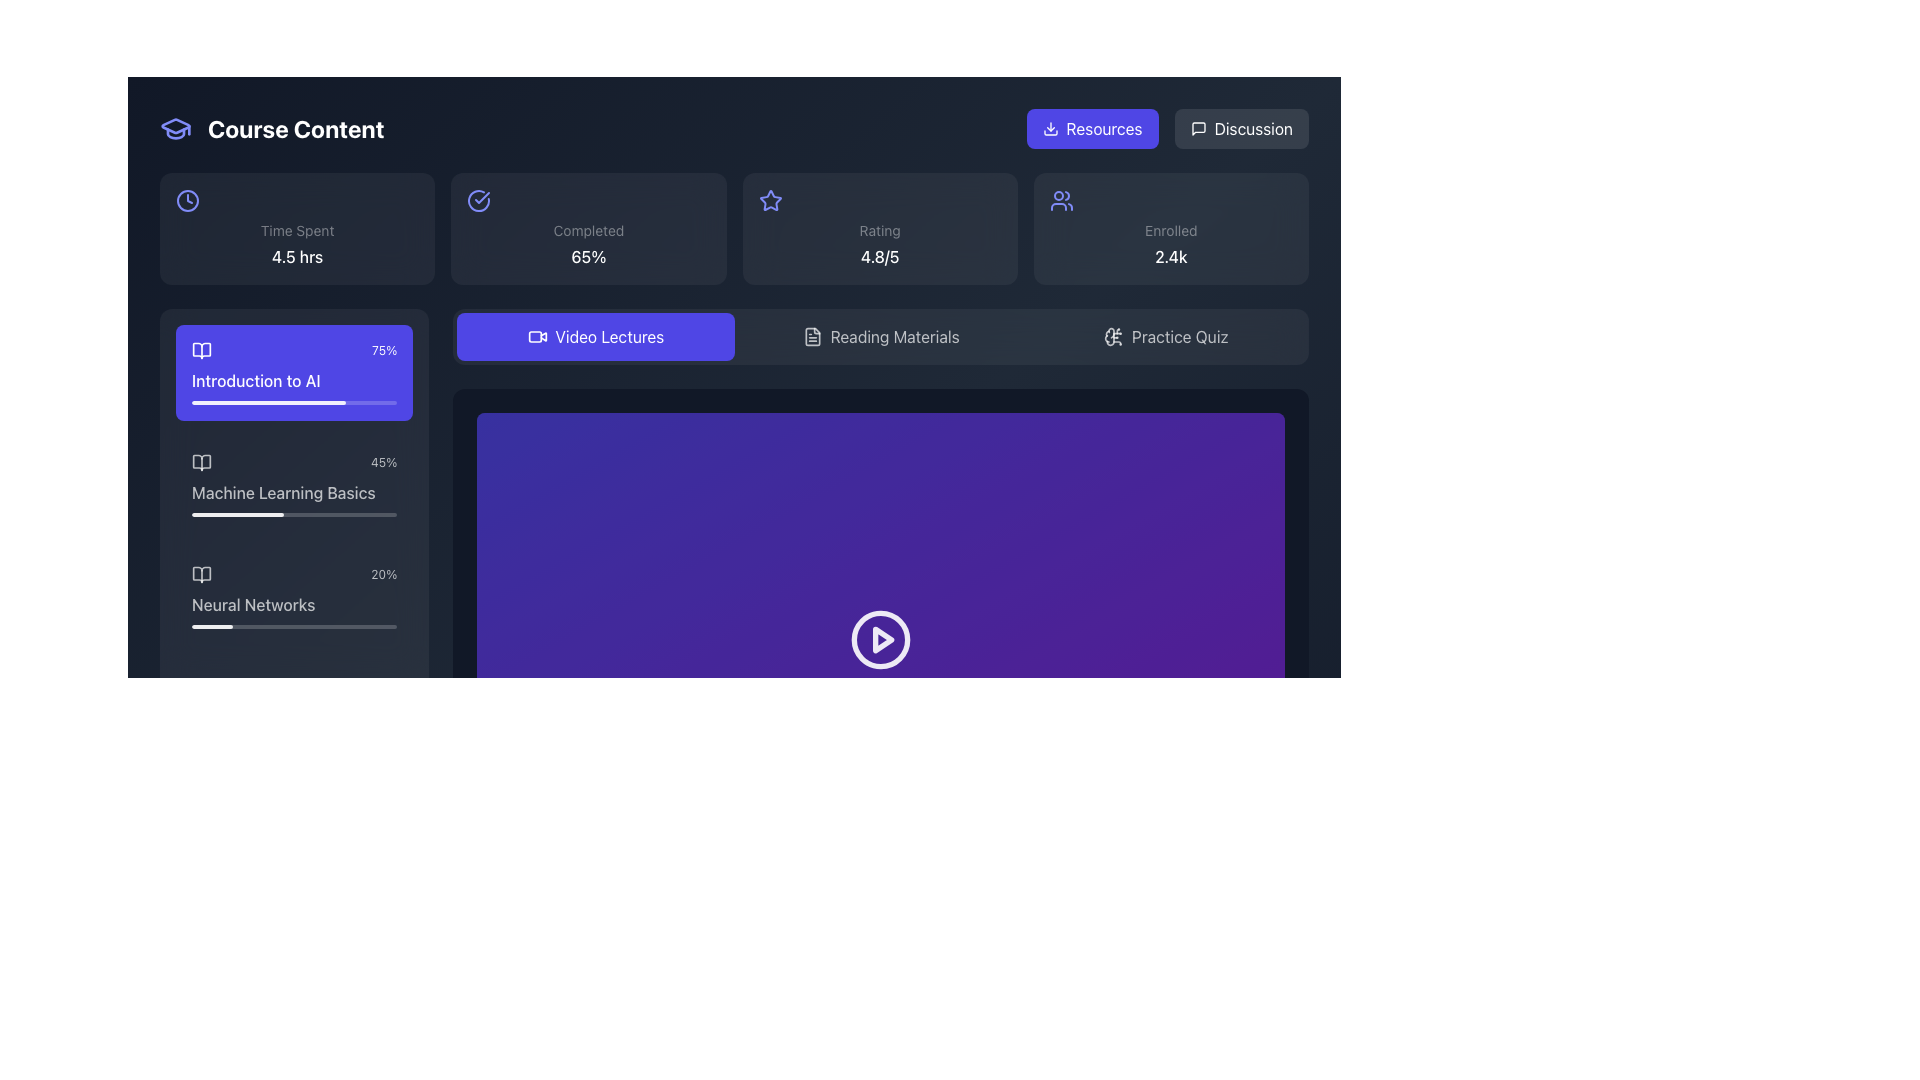 The height and width of the screenshot is (1080, 1920). I want to click on the icon representing the 'Introduction to AI' section, which is located to the left of the title and adjacent to the completion percentage indicator, so click(201, 350).